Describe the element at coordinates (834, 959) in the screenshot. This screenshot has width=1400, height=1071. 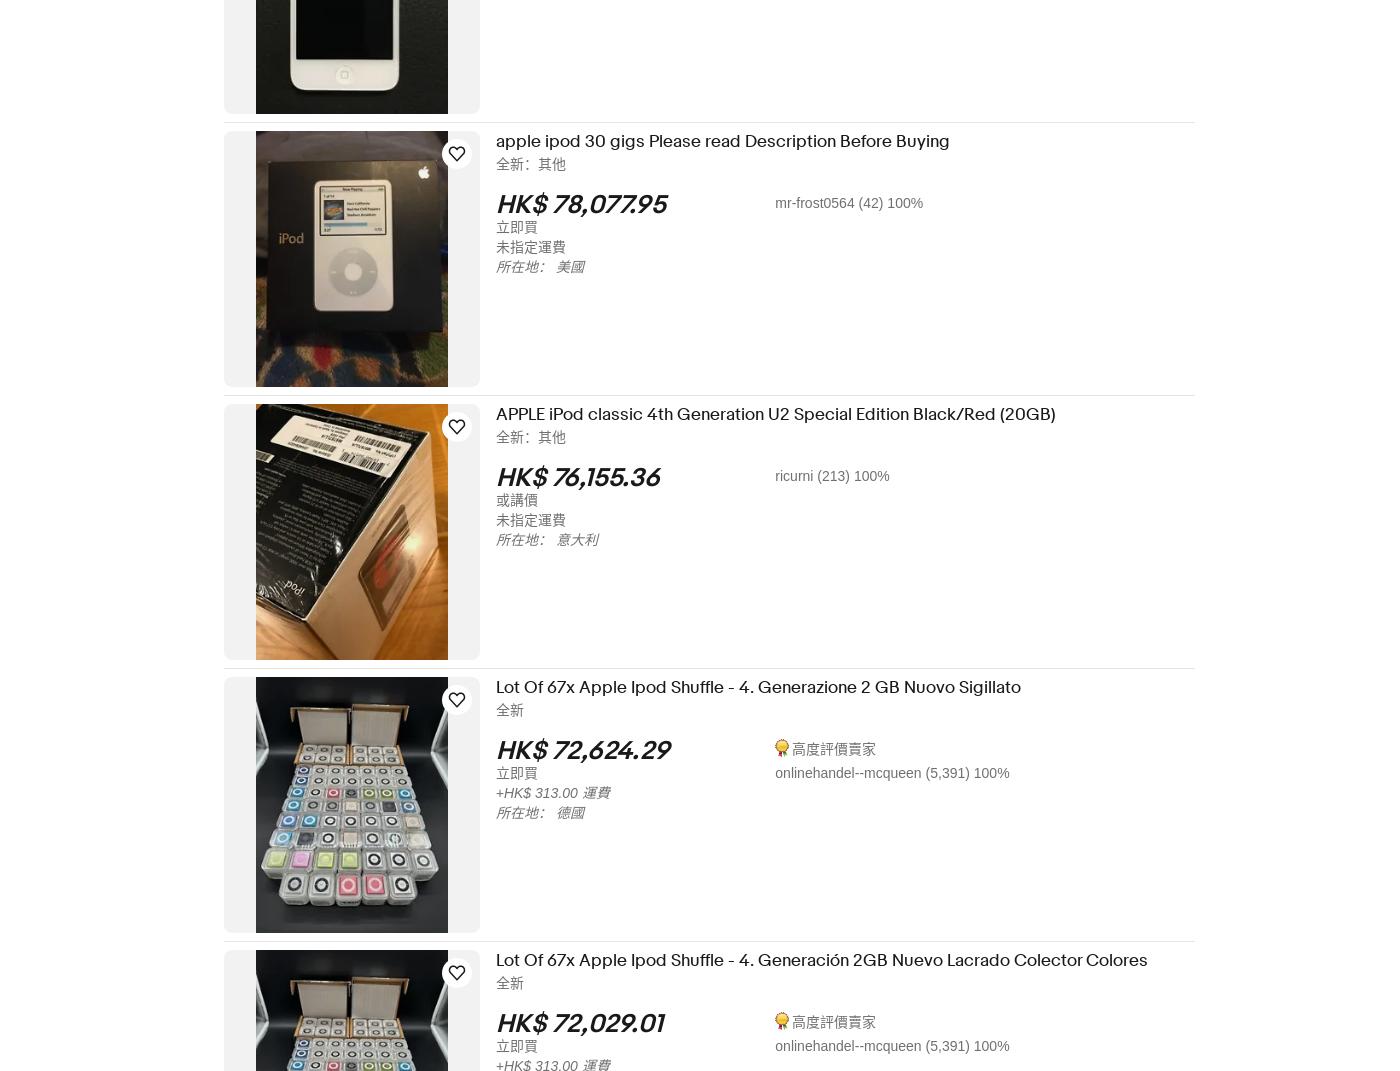
I see `'Lot Of 67x Apple Ipod Shuffle - 4. Generación 2GB Nuevo Lacrado Colector Colores'` at that location.